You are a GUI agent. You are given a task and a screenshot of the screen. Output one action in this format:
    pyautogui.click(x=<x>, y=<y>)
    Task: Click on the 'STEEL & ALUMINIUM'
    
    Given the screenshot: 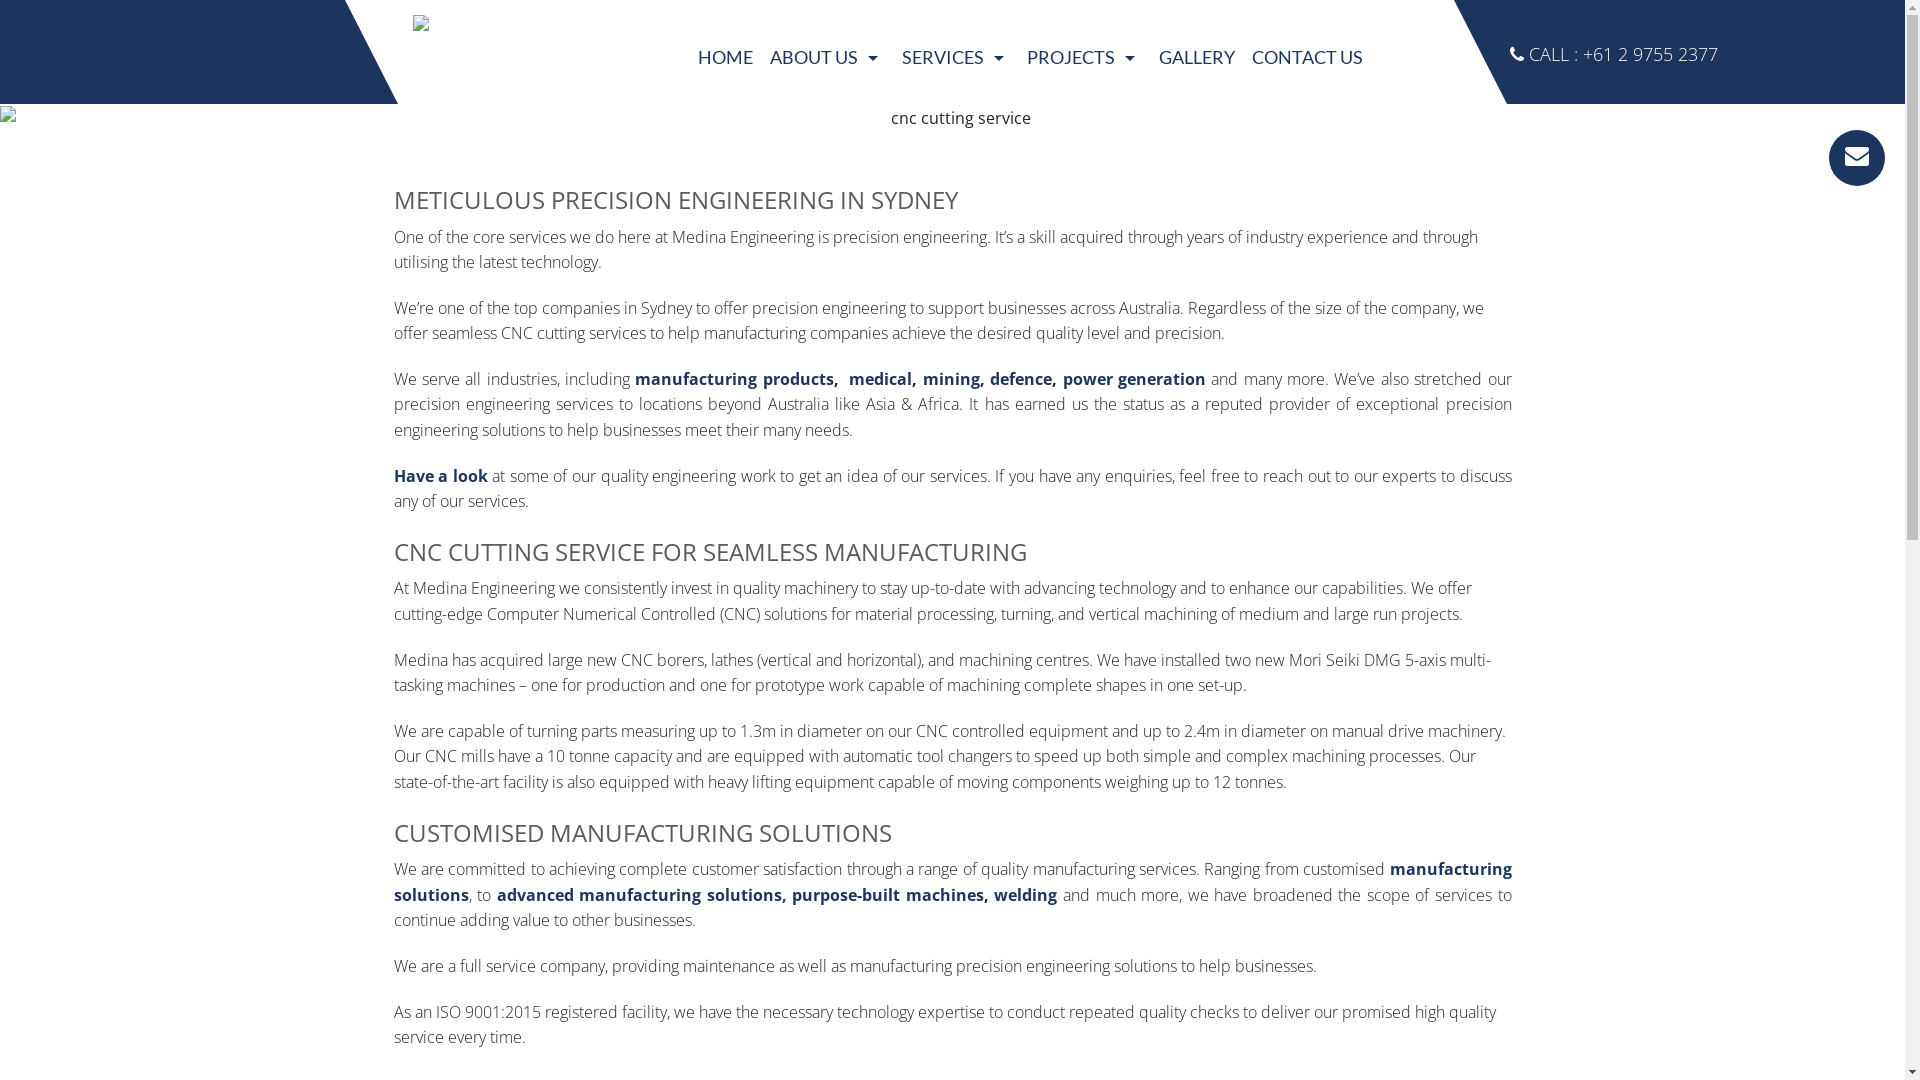 What is the action you would take?
    pyautogui.click(x=1018, y=388)
    